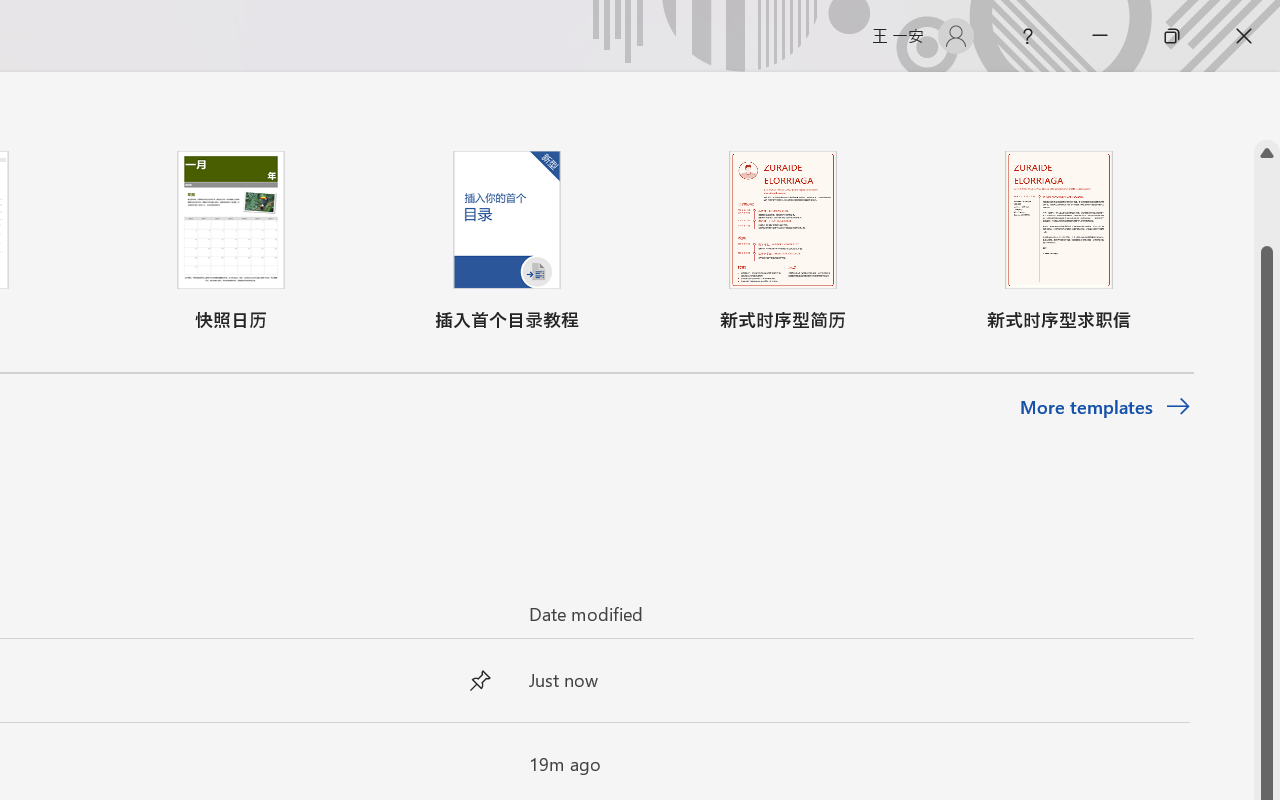 The height and width of the screenshot is (800, 1280). Describe the element at coordinates (1266, 206) in the screenshot. I see `'Page up'` at that location.